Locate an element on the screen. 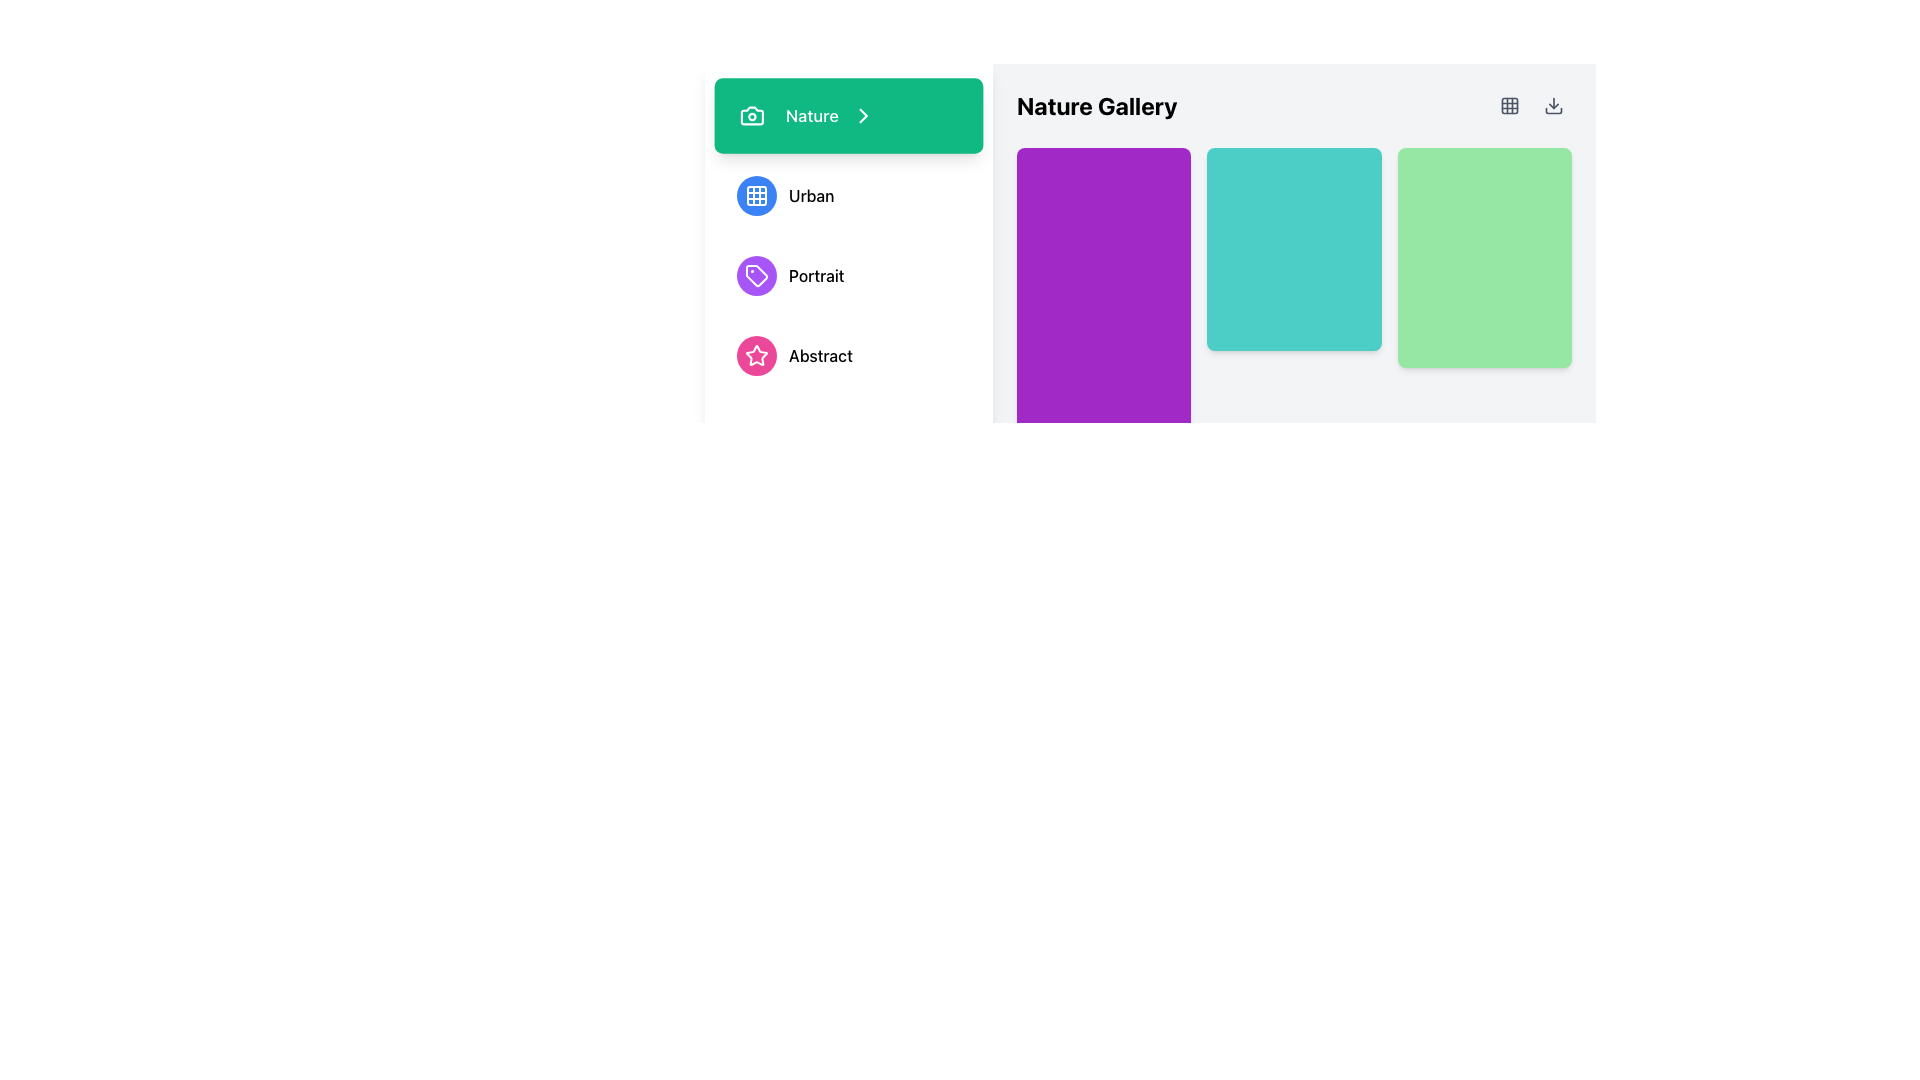  the card located in the top-left corner of the grid is located at coordinates (1103, 343).